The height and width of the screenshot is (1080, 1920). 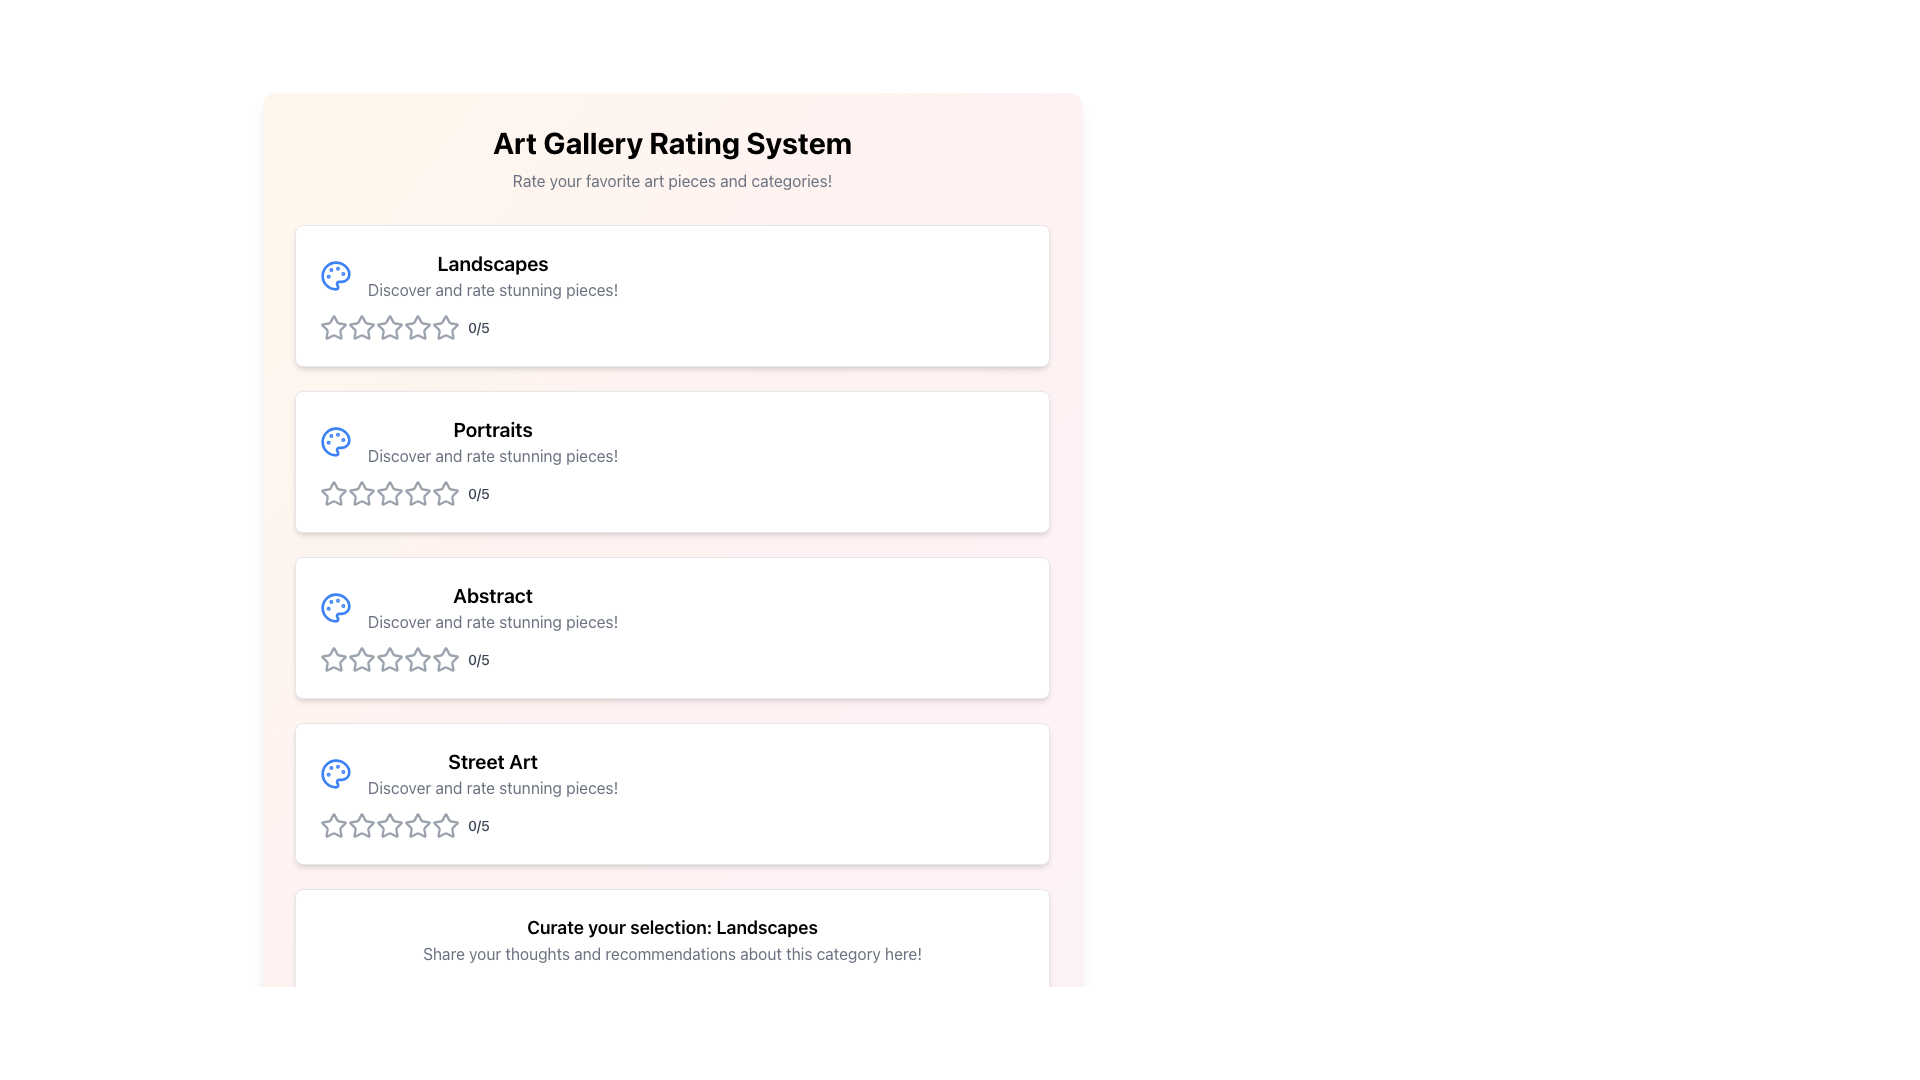 I want to click on the second star icon used in the rating system for the 'Portraits' category for accessibility purposes, so click(x=361, y=493).